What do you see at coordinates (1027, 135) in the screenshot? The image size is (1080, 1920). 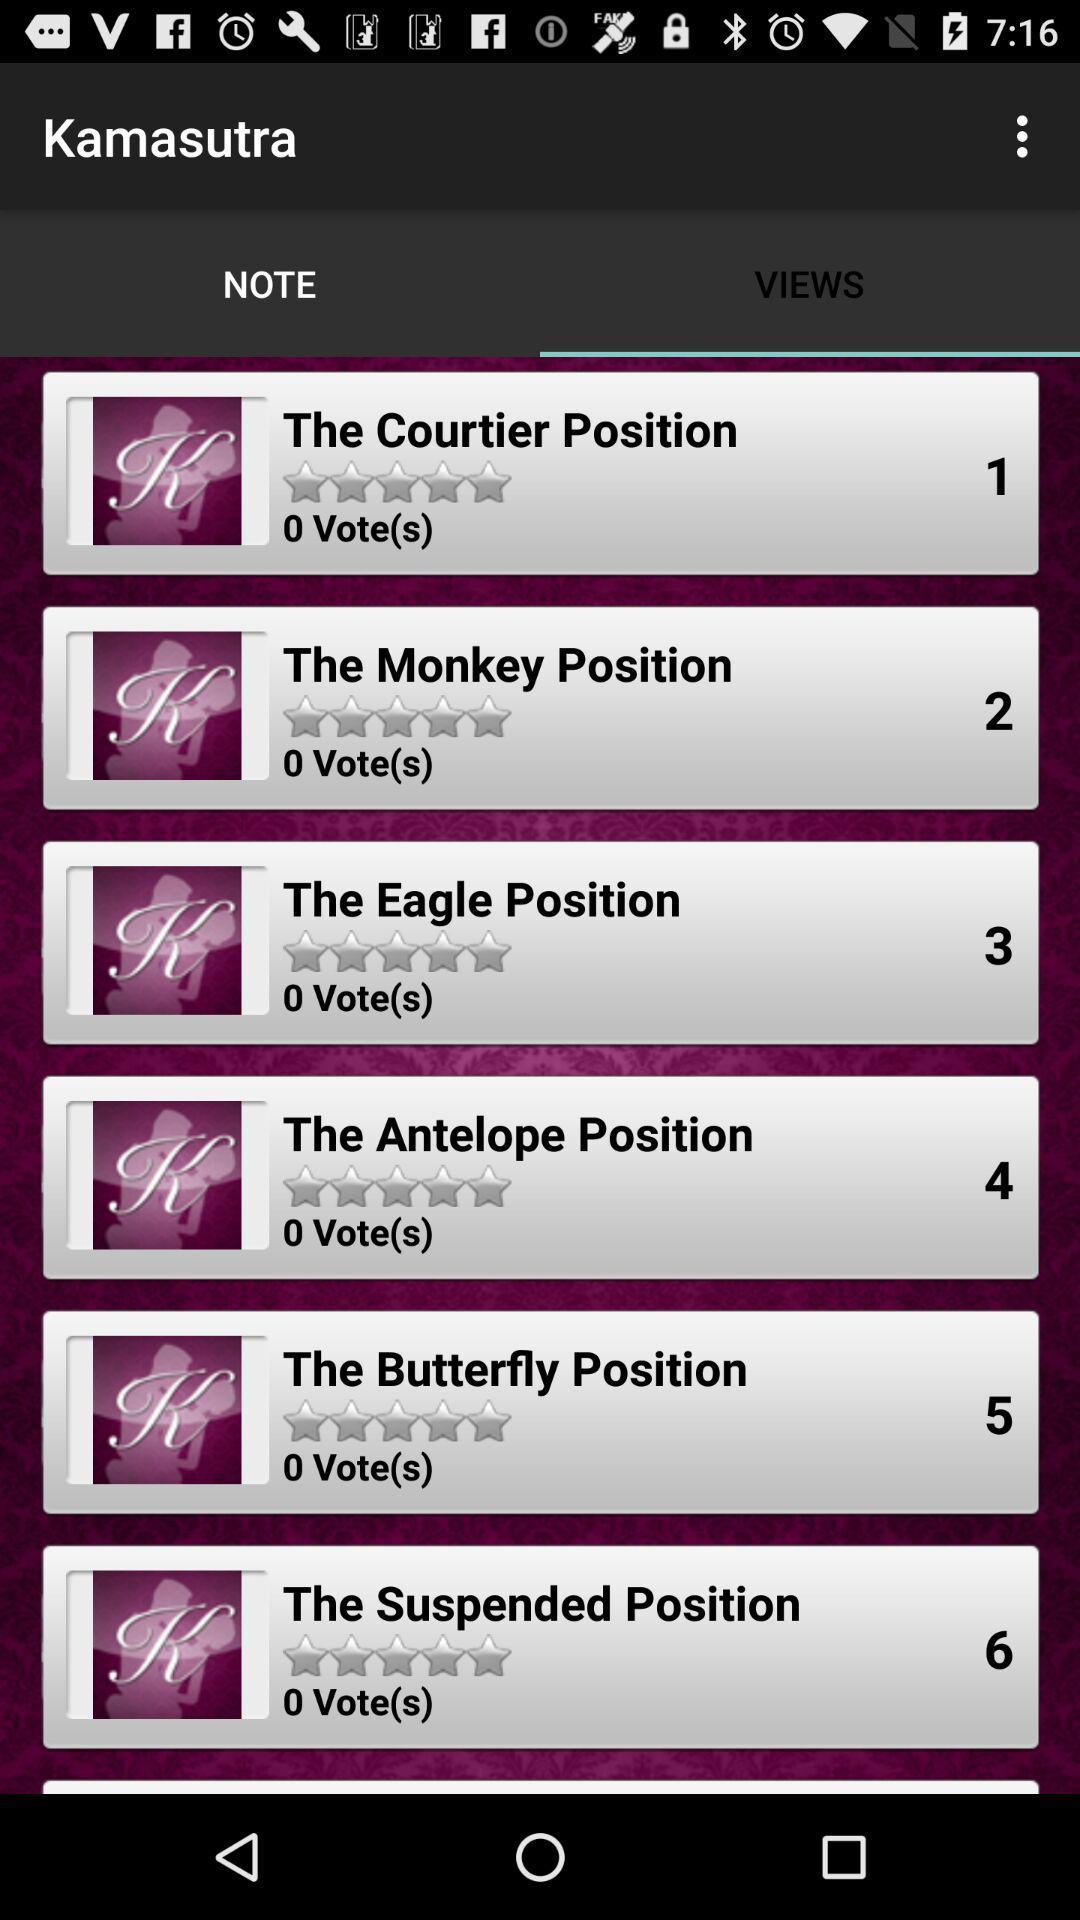 I see `the item next to views item` at bounding box center [1027, 135].